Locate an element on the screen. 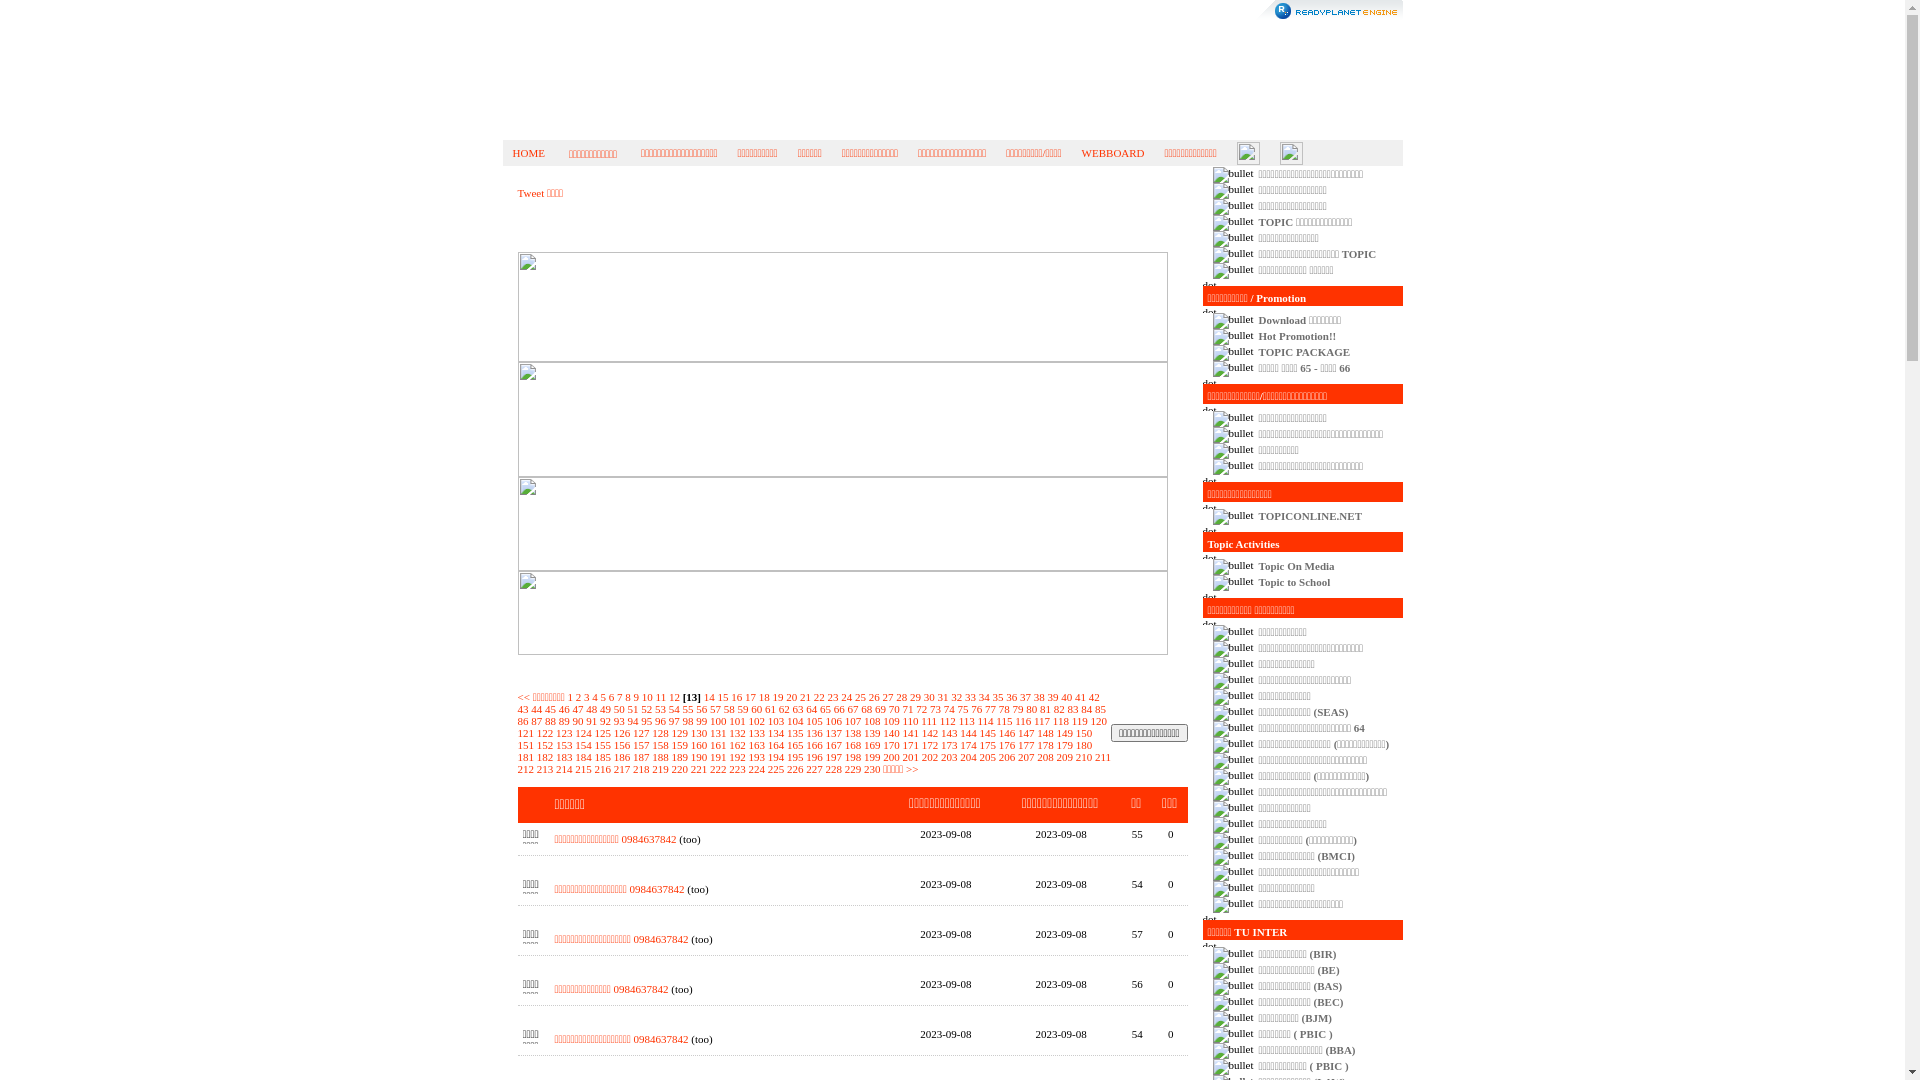  '201' is located at coordinates (909, 756).